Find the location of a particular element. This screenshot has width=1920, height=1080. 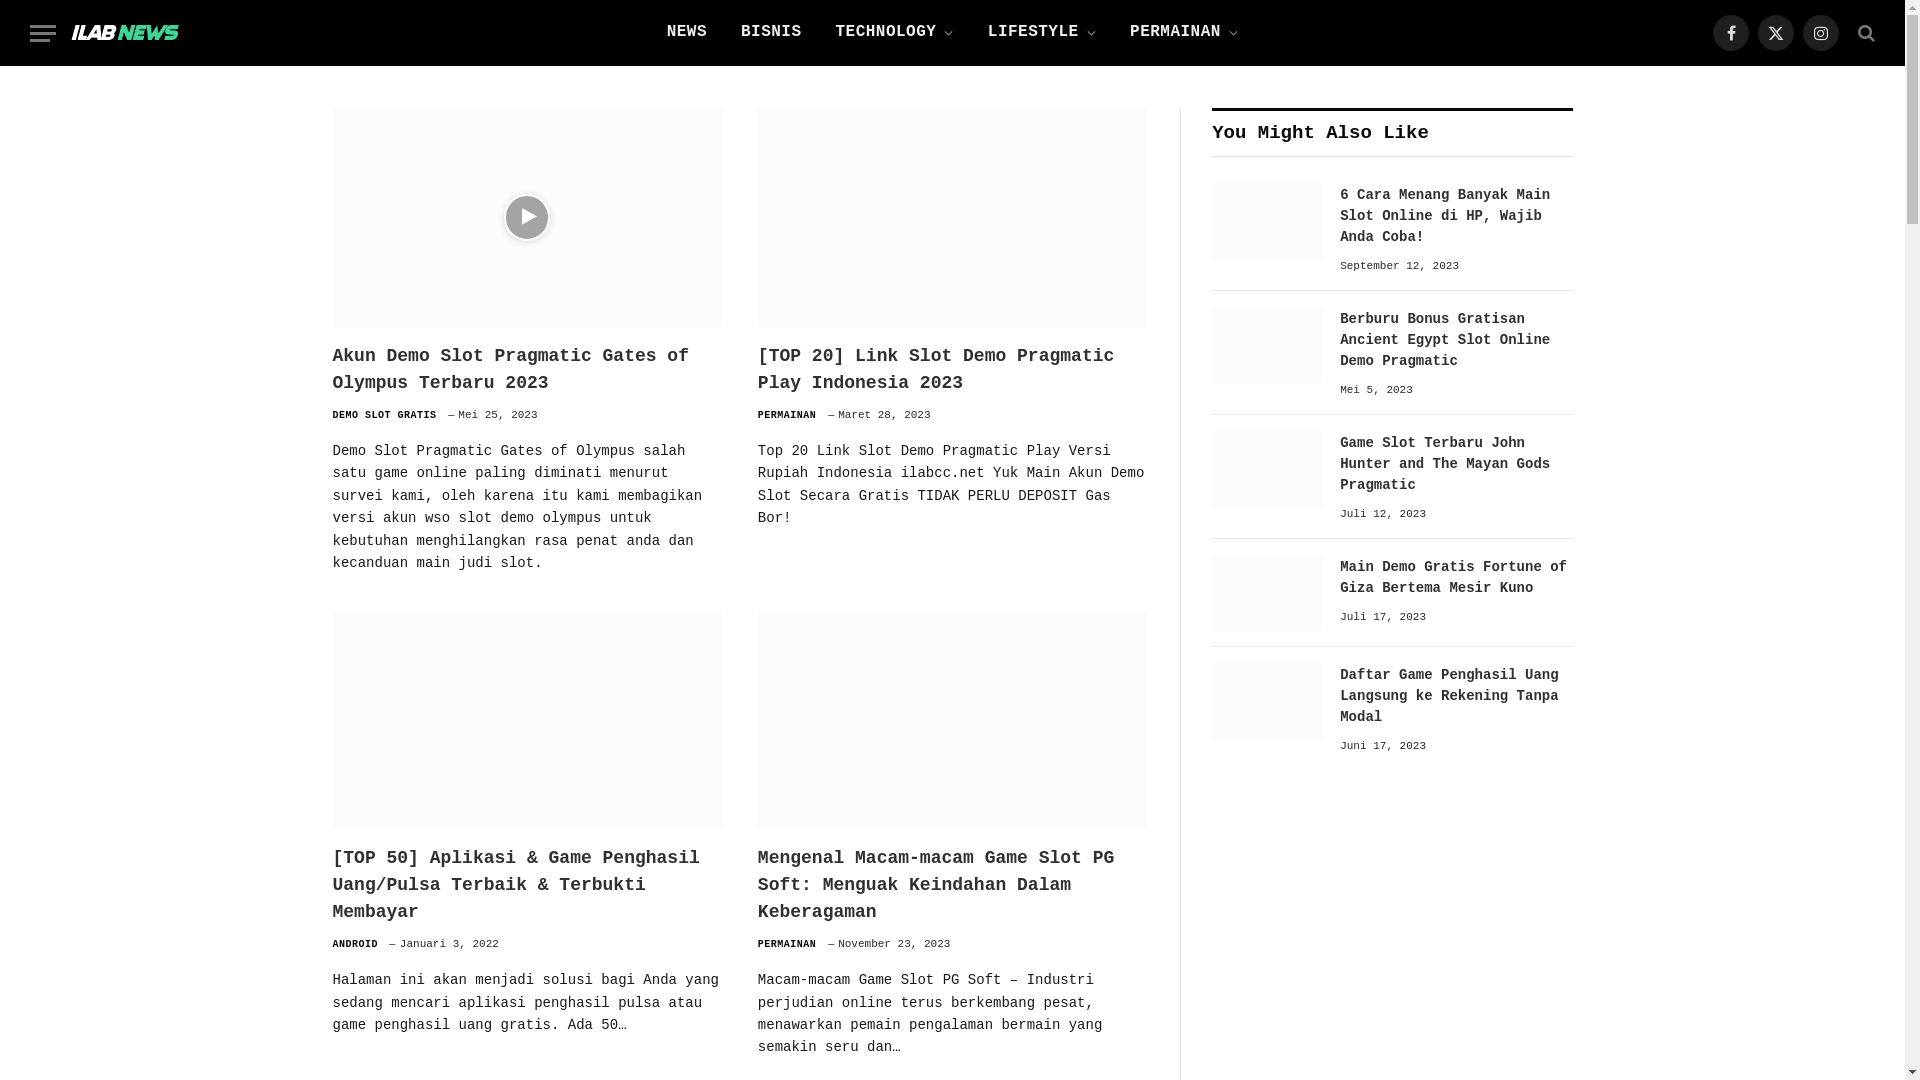

'Akun Demo Slot Pragmatic Gates of Olympus Terbaru 2023' is located at coordinates (526, 370).